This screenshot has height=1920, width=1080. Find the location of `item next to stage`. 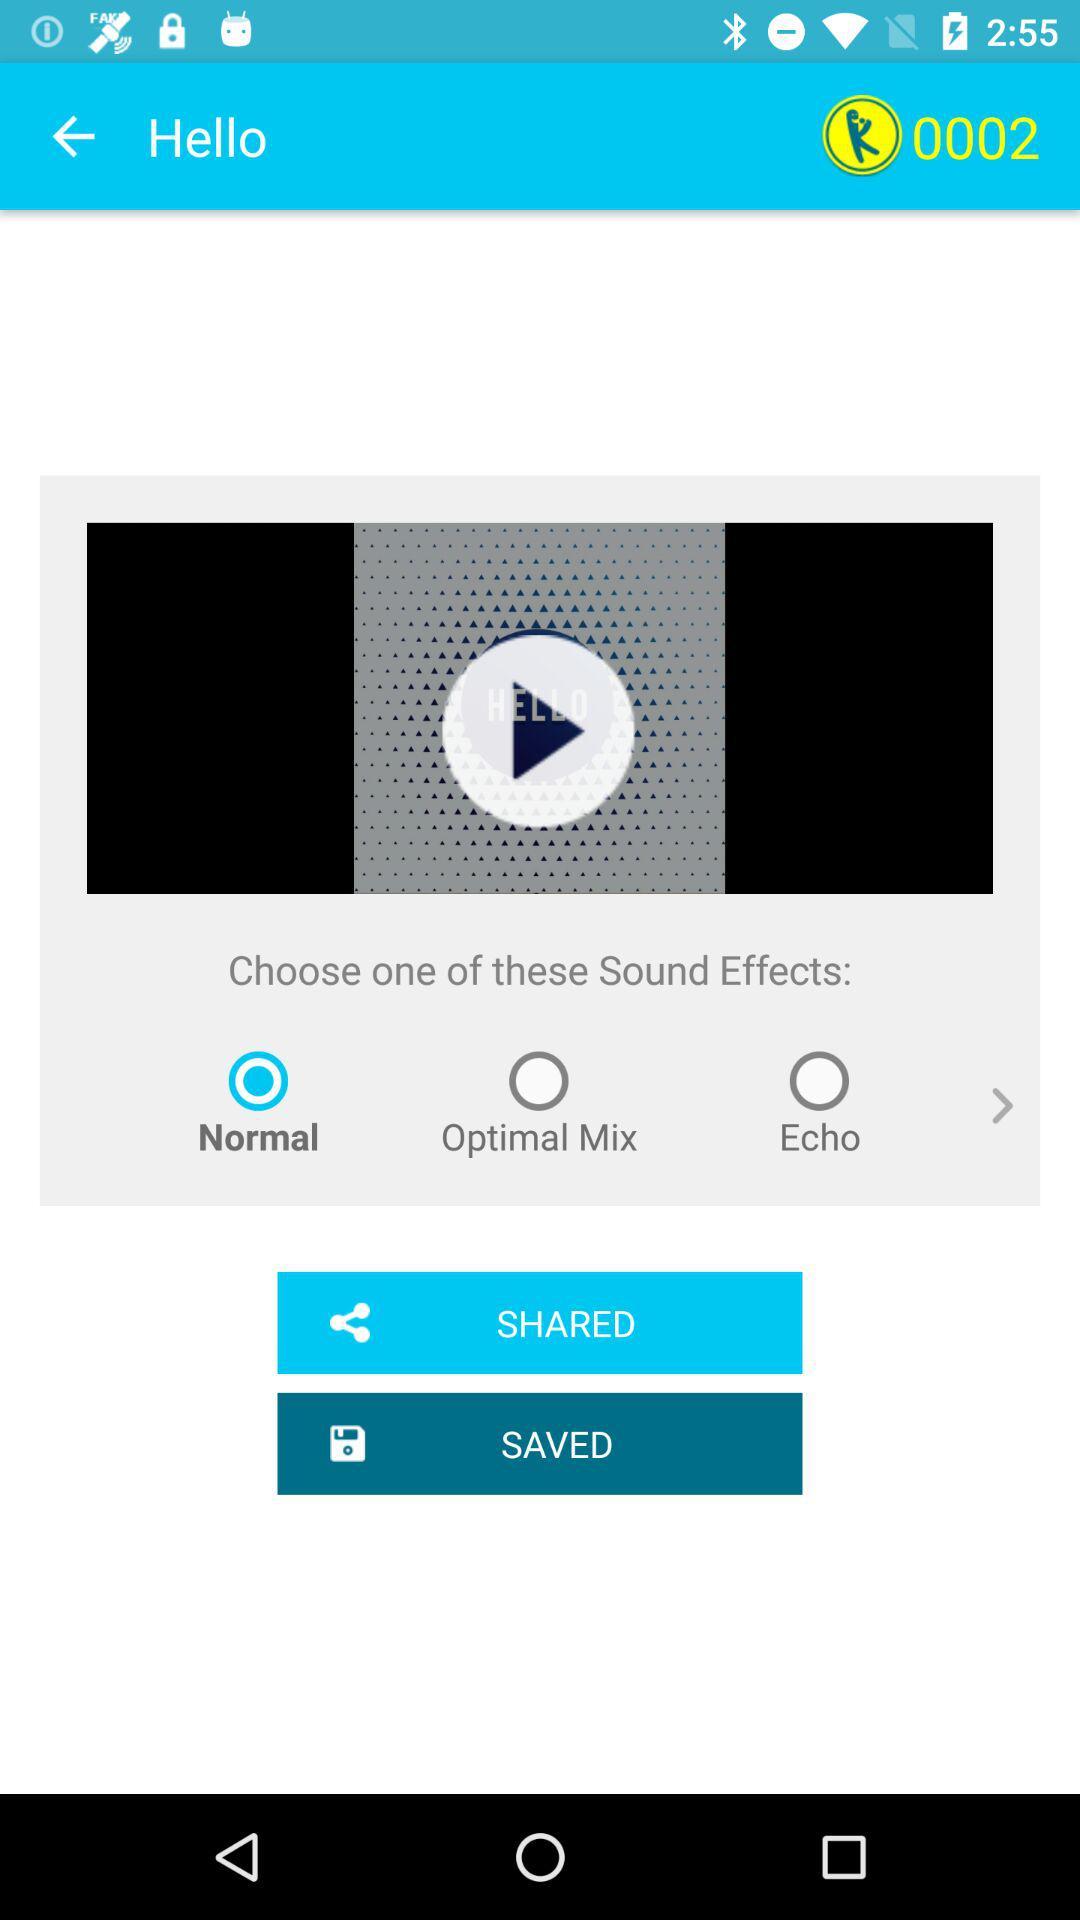

item next to stage is located at coordinates (986, 1128).